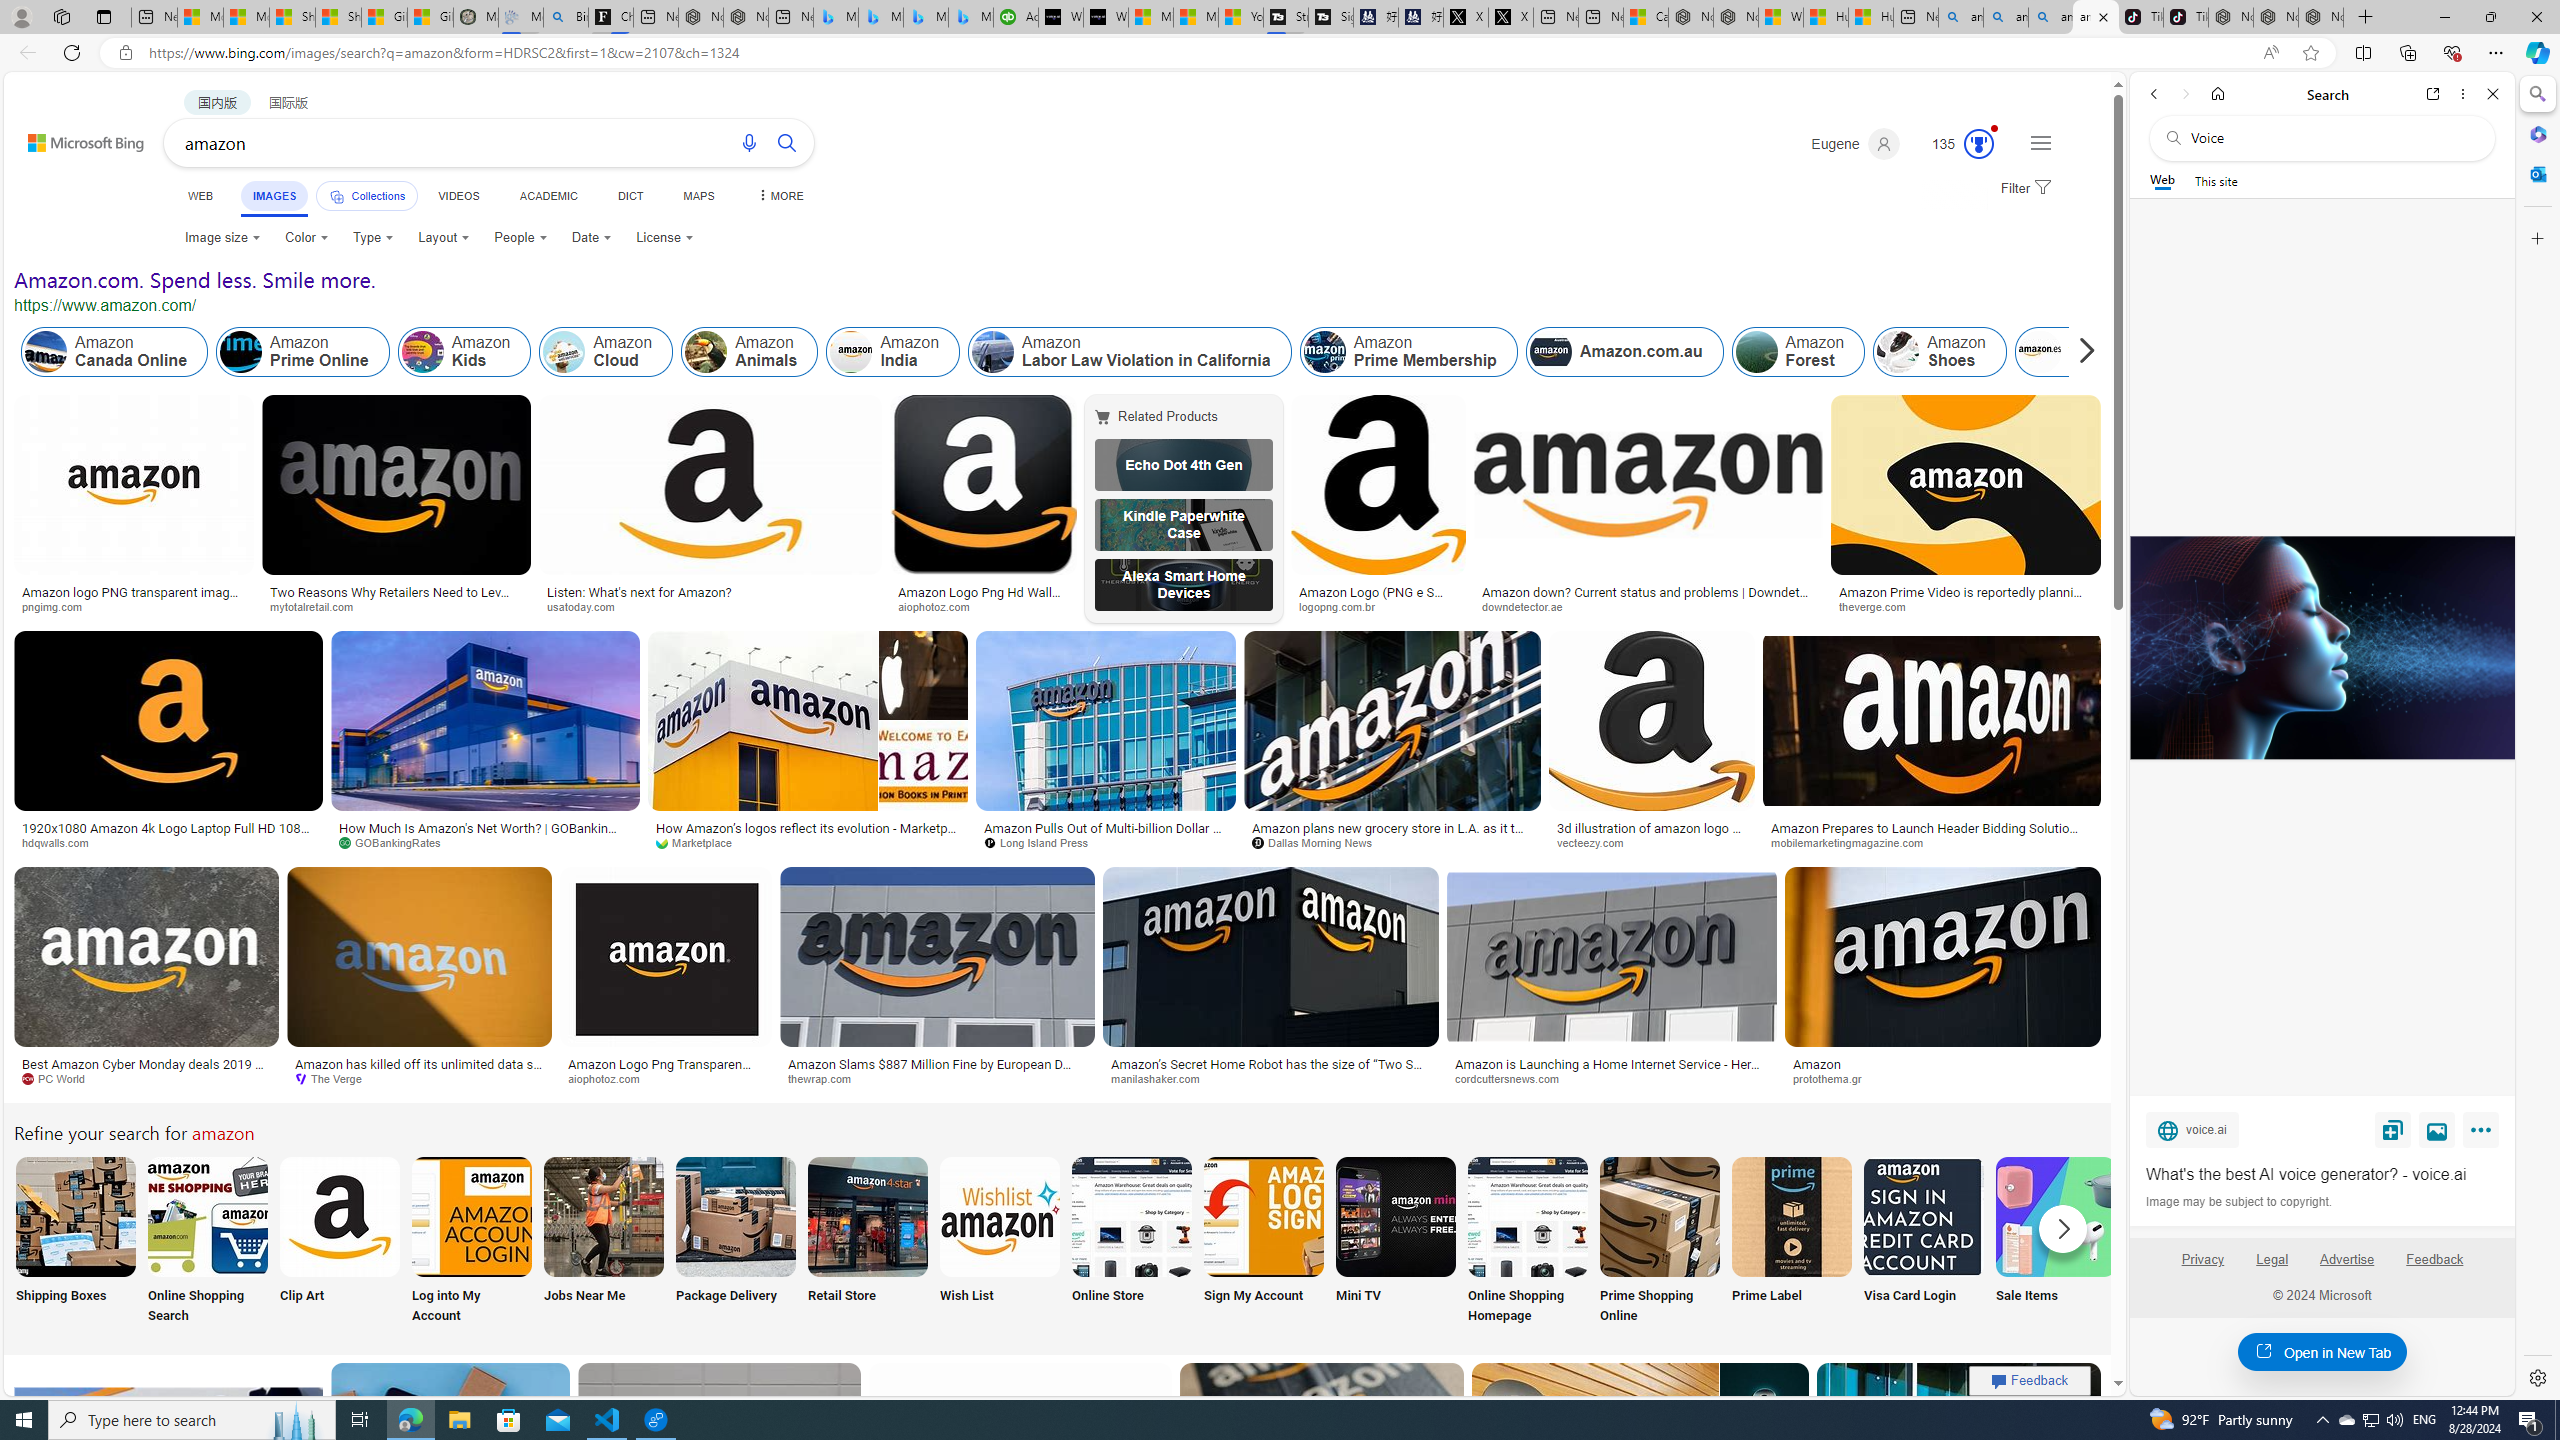  I want to click on 'manilashaker.com', so click(1271, 1079).